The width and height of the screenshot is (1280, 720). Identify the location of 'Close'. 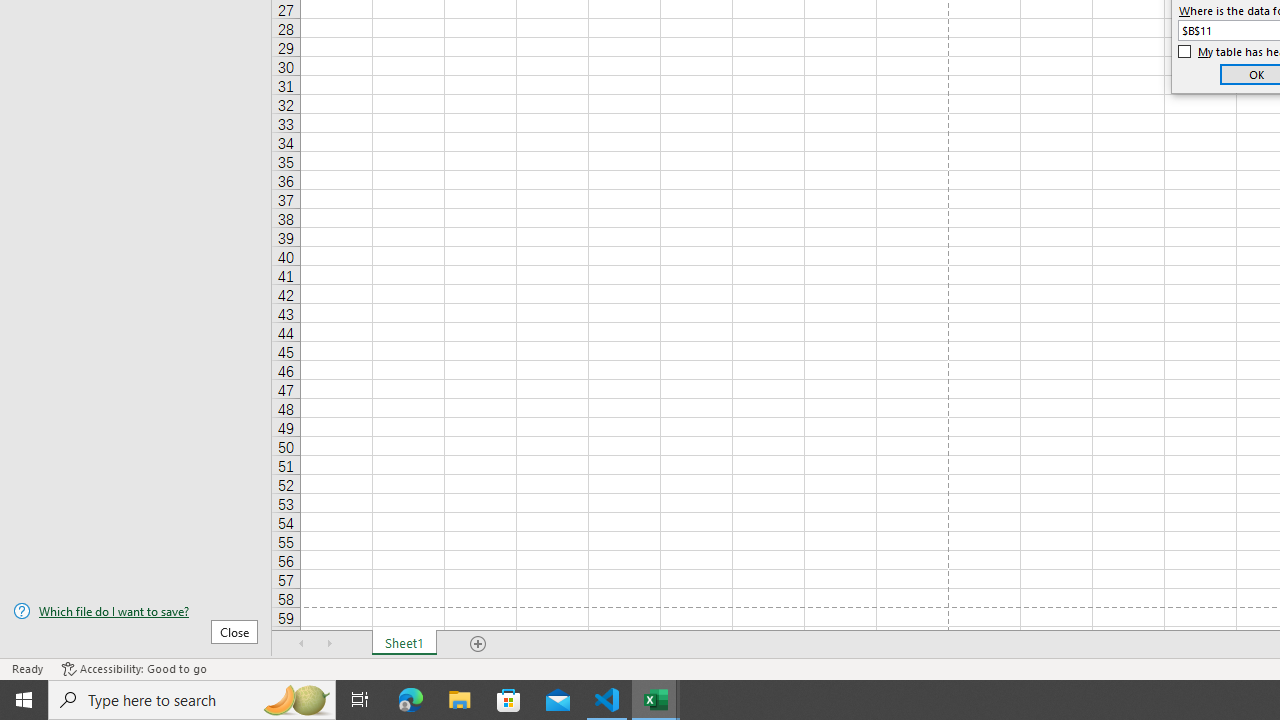
(234, 631).